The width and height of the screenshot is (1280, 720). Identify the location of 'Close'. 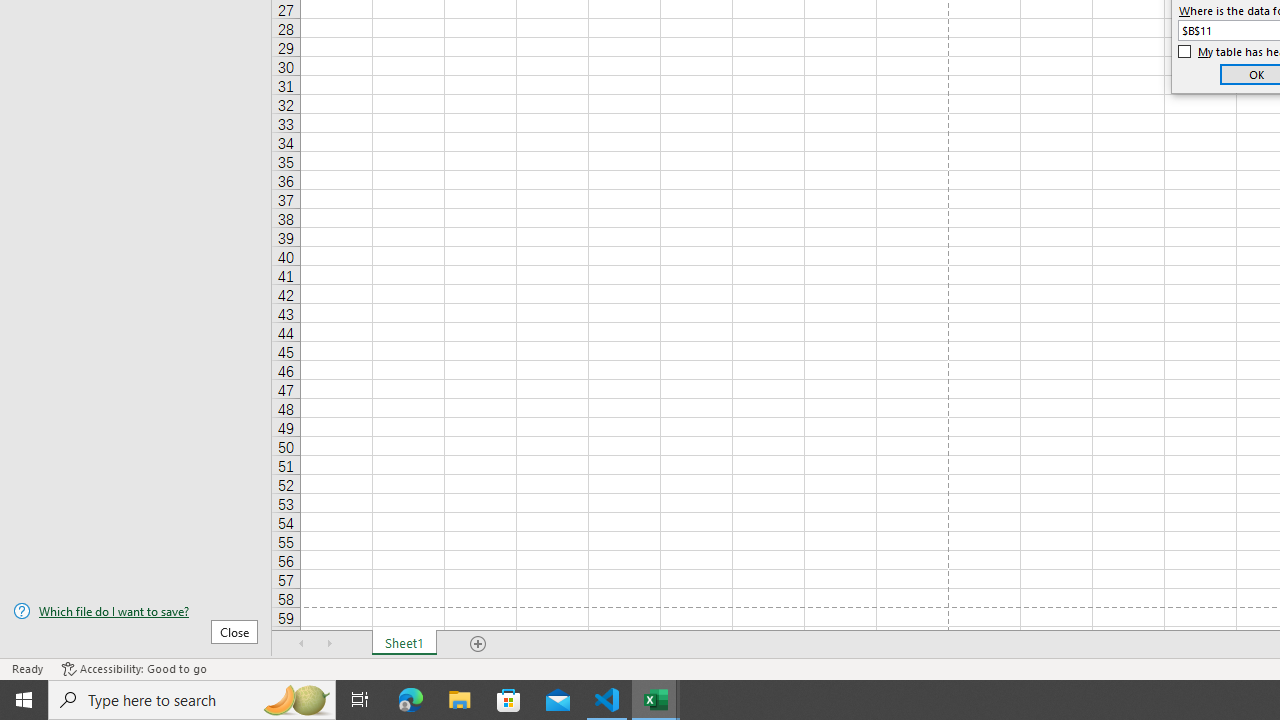
(234, 631).